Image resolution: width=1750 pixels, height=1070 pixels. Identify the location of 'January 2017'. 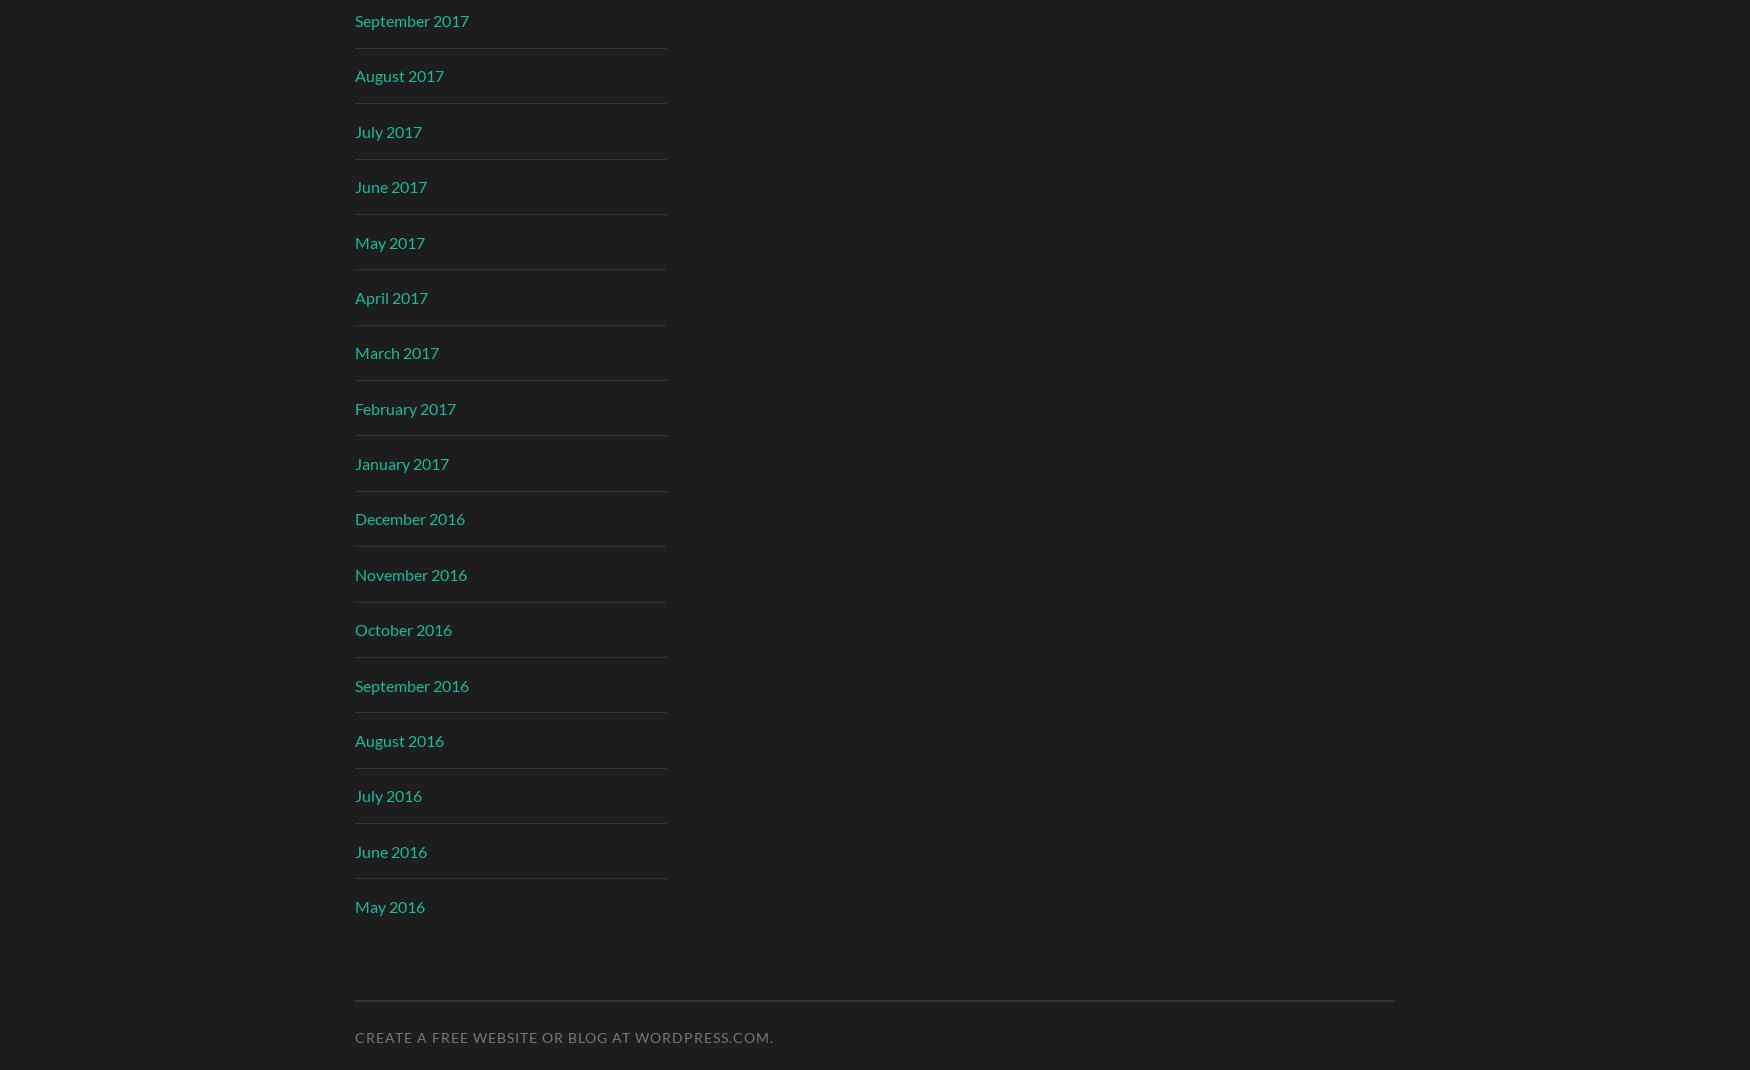
(400, 463).